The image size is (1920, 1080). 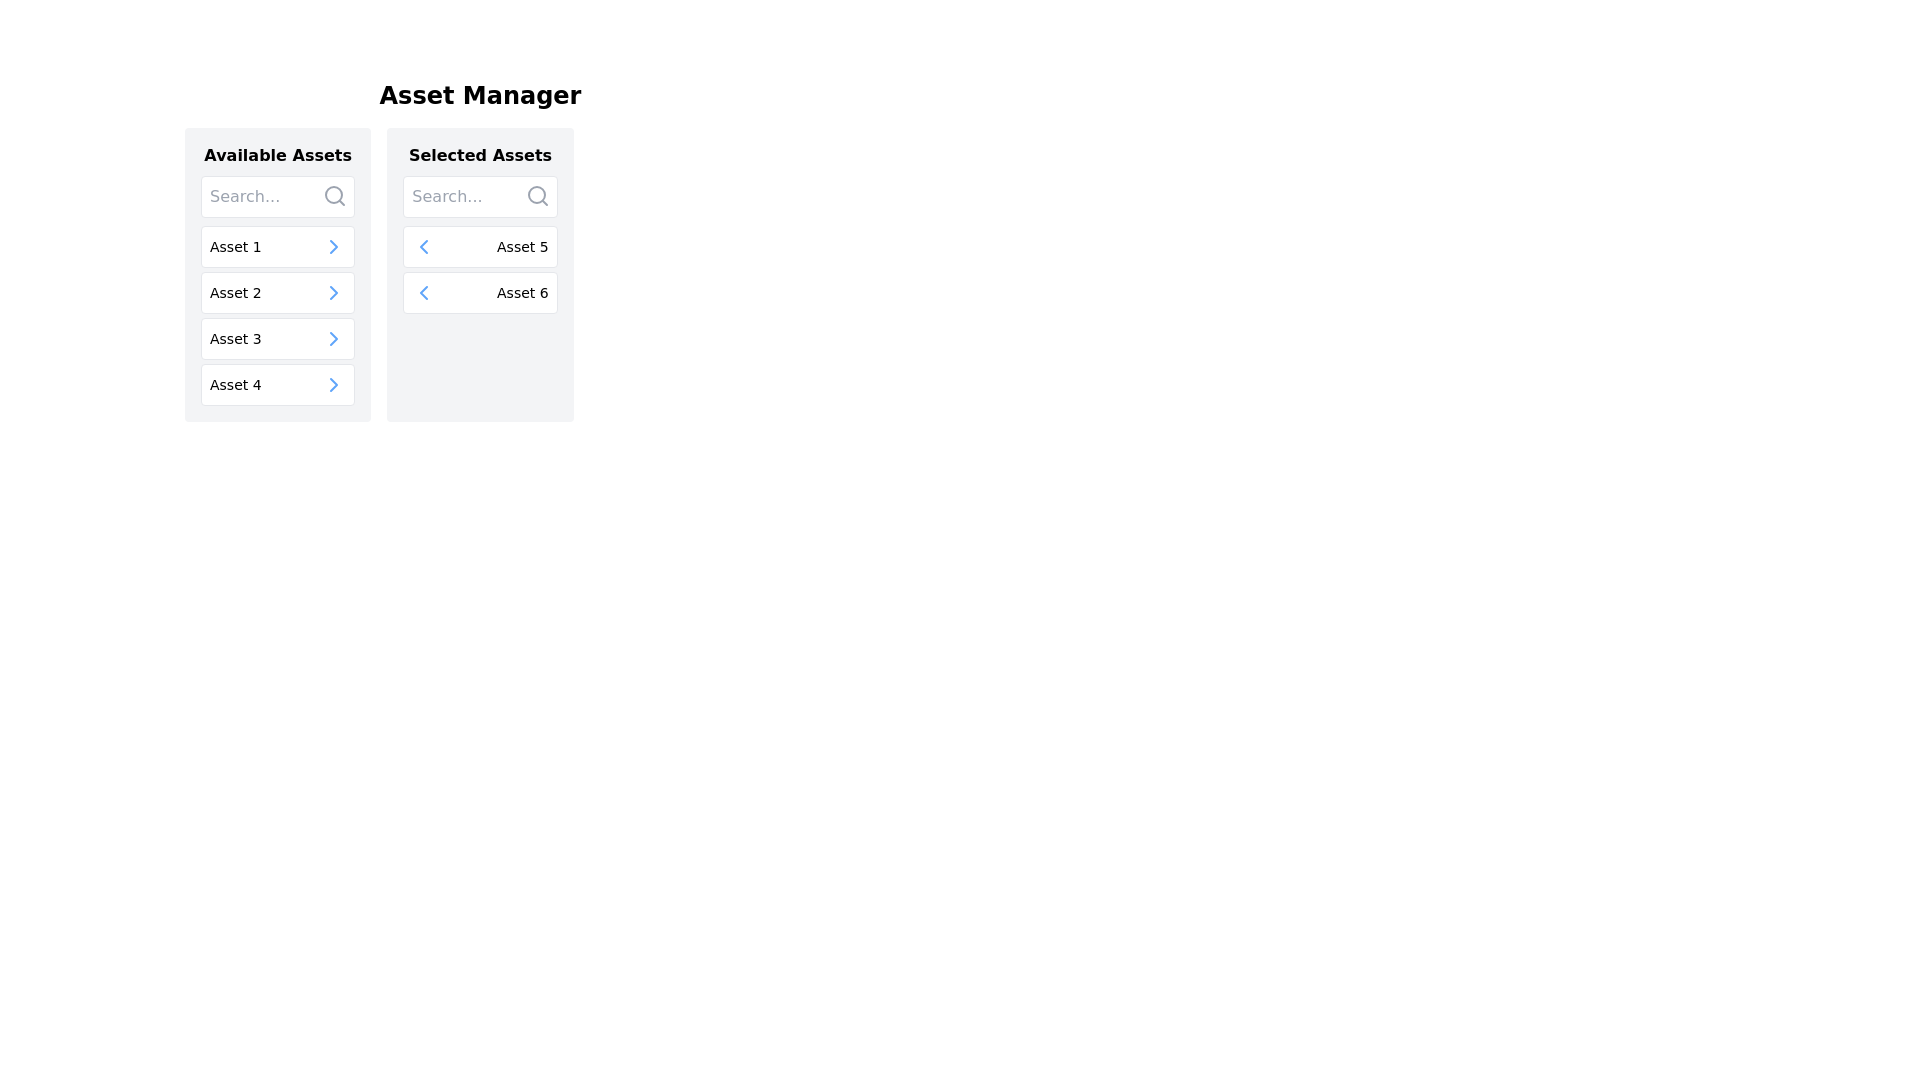 I want to click on the third arrow indicator next to the 'Asset 3' label in the 'Available Assets' column, so click(x=334, y=338).